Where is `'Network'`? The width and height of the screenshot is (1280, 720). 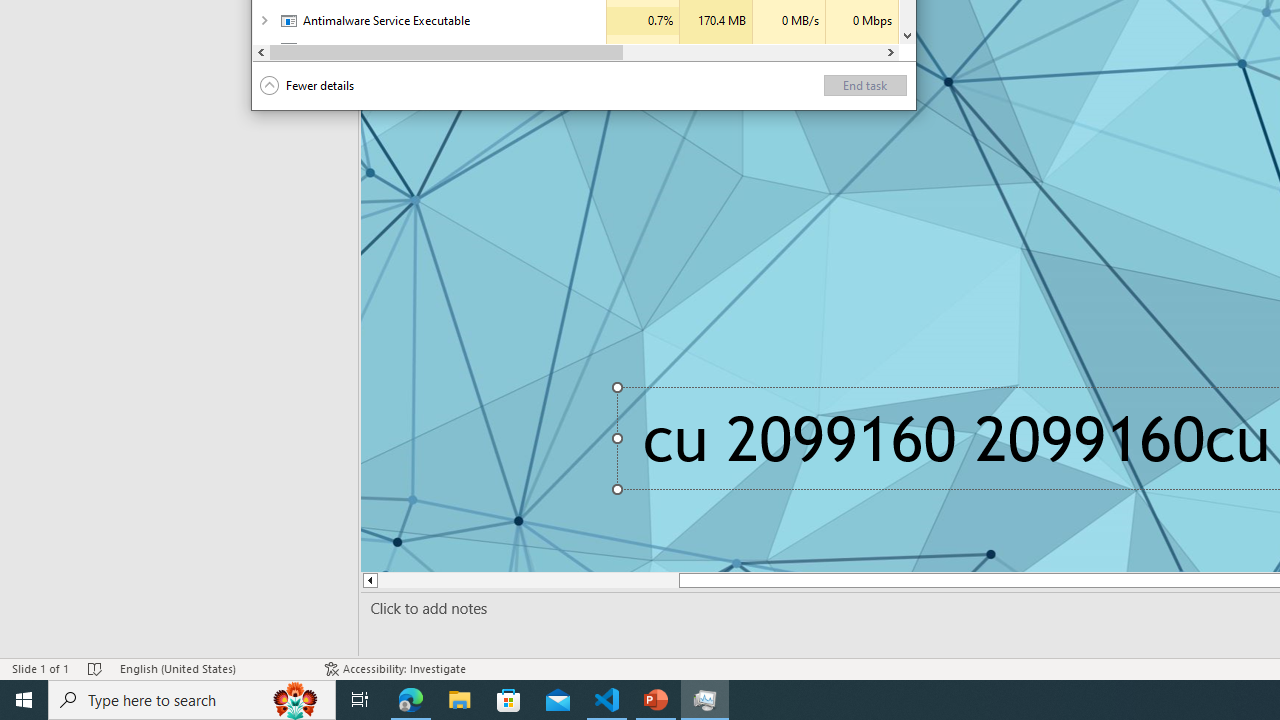 'Network' is located at coordinates (862, 48).